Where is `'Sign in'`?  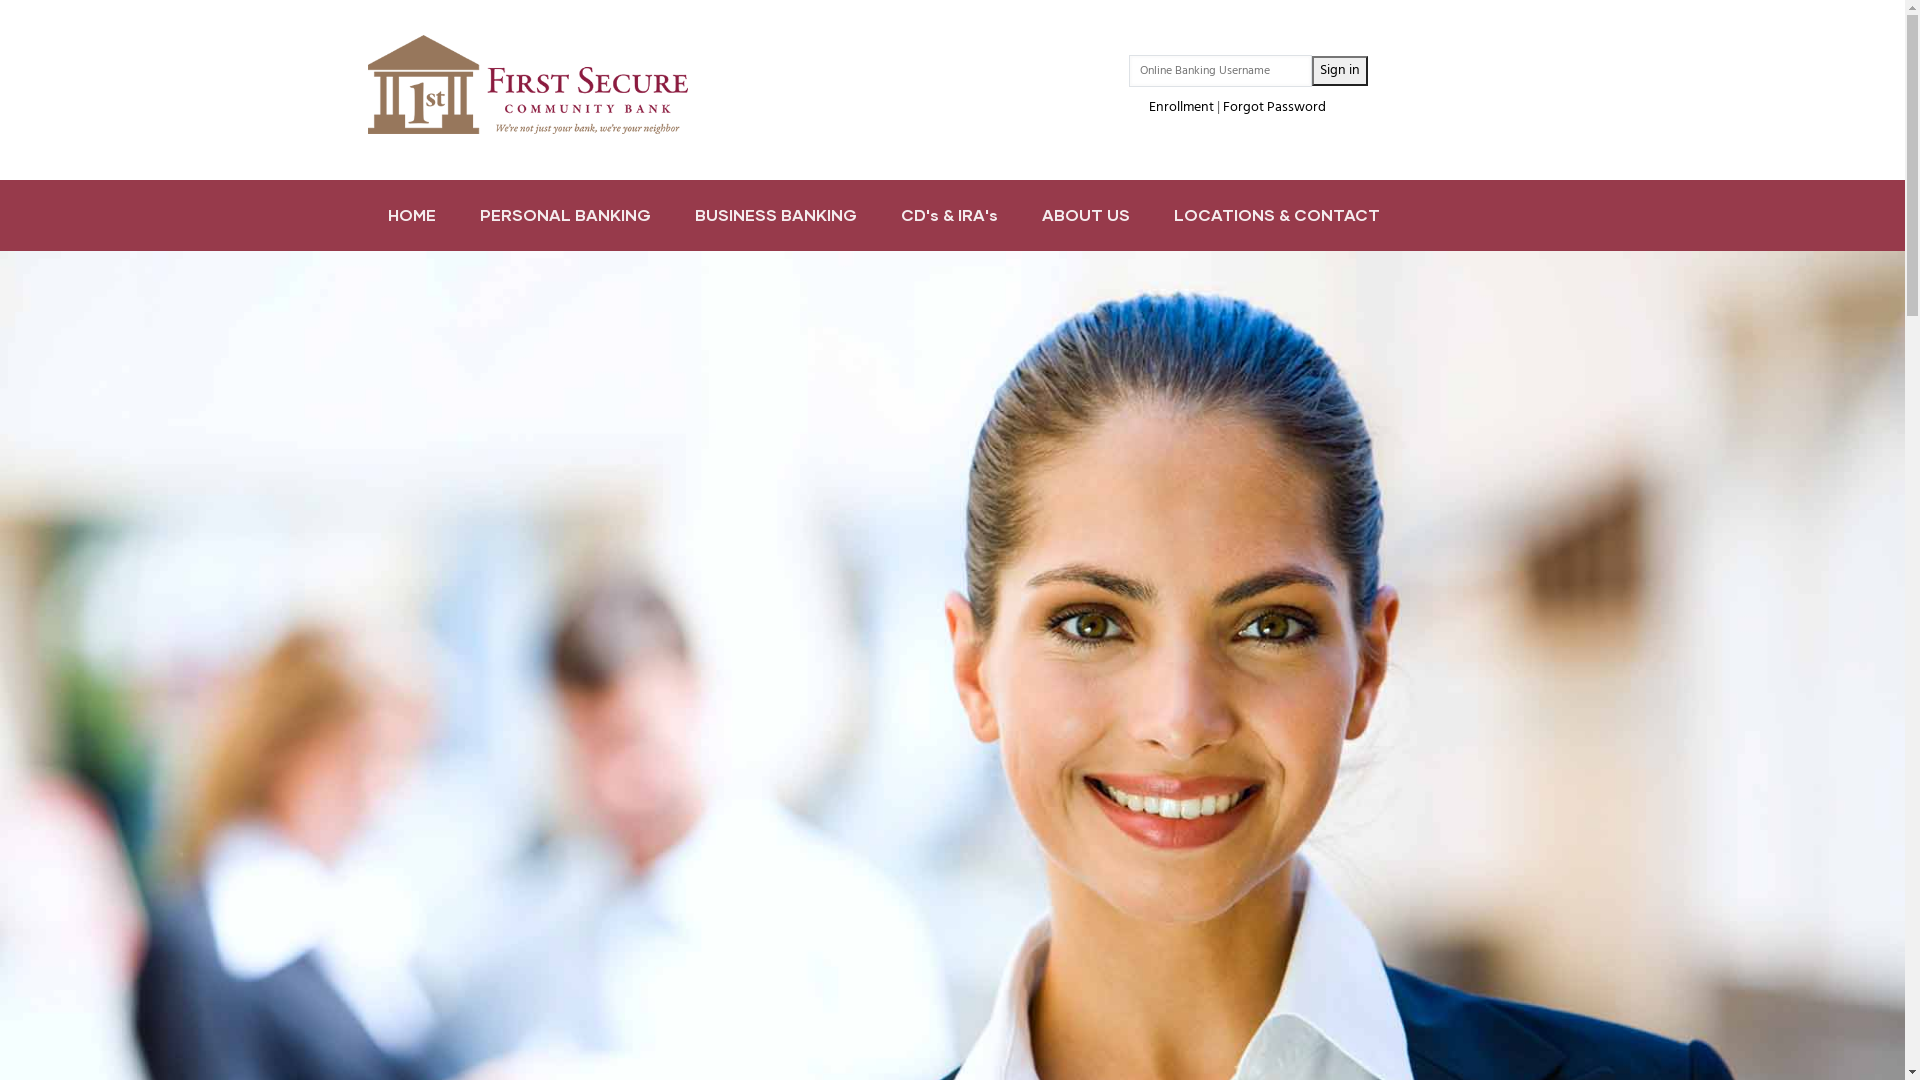
'Sign in' is located at coordinates (1339, 69).